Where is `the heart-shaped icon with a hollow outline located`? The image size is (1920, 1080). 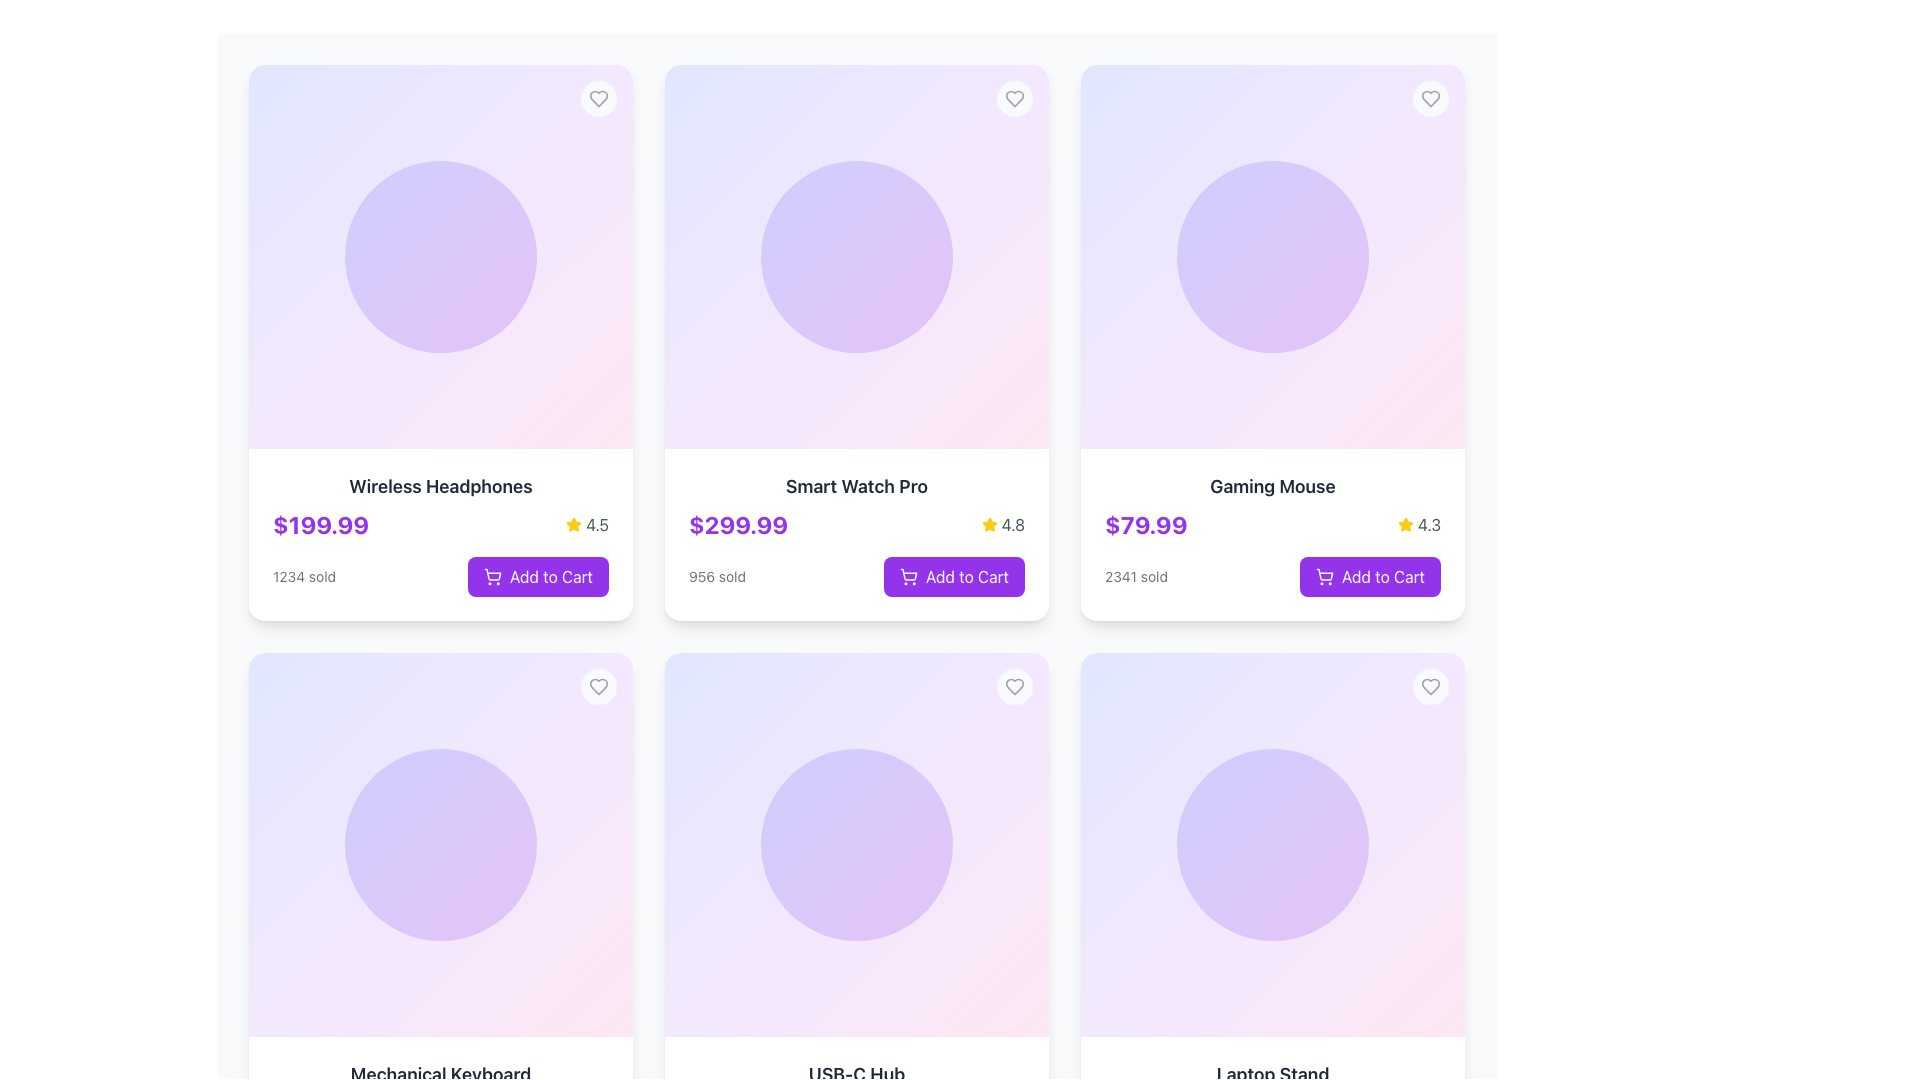 the heart-shaped icon with a hollow outline located is located at coordinates (598, 685).